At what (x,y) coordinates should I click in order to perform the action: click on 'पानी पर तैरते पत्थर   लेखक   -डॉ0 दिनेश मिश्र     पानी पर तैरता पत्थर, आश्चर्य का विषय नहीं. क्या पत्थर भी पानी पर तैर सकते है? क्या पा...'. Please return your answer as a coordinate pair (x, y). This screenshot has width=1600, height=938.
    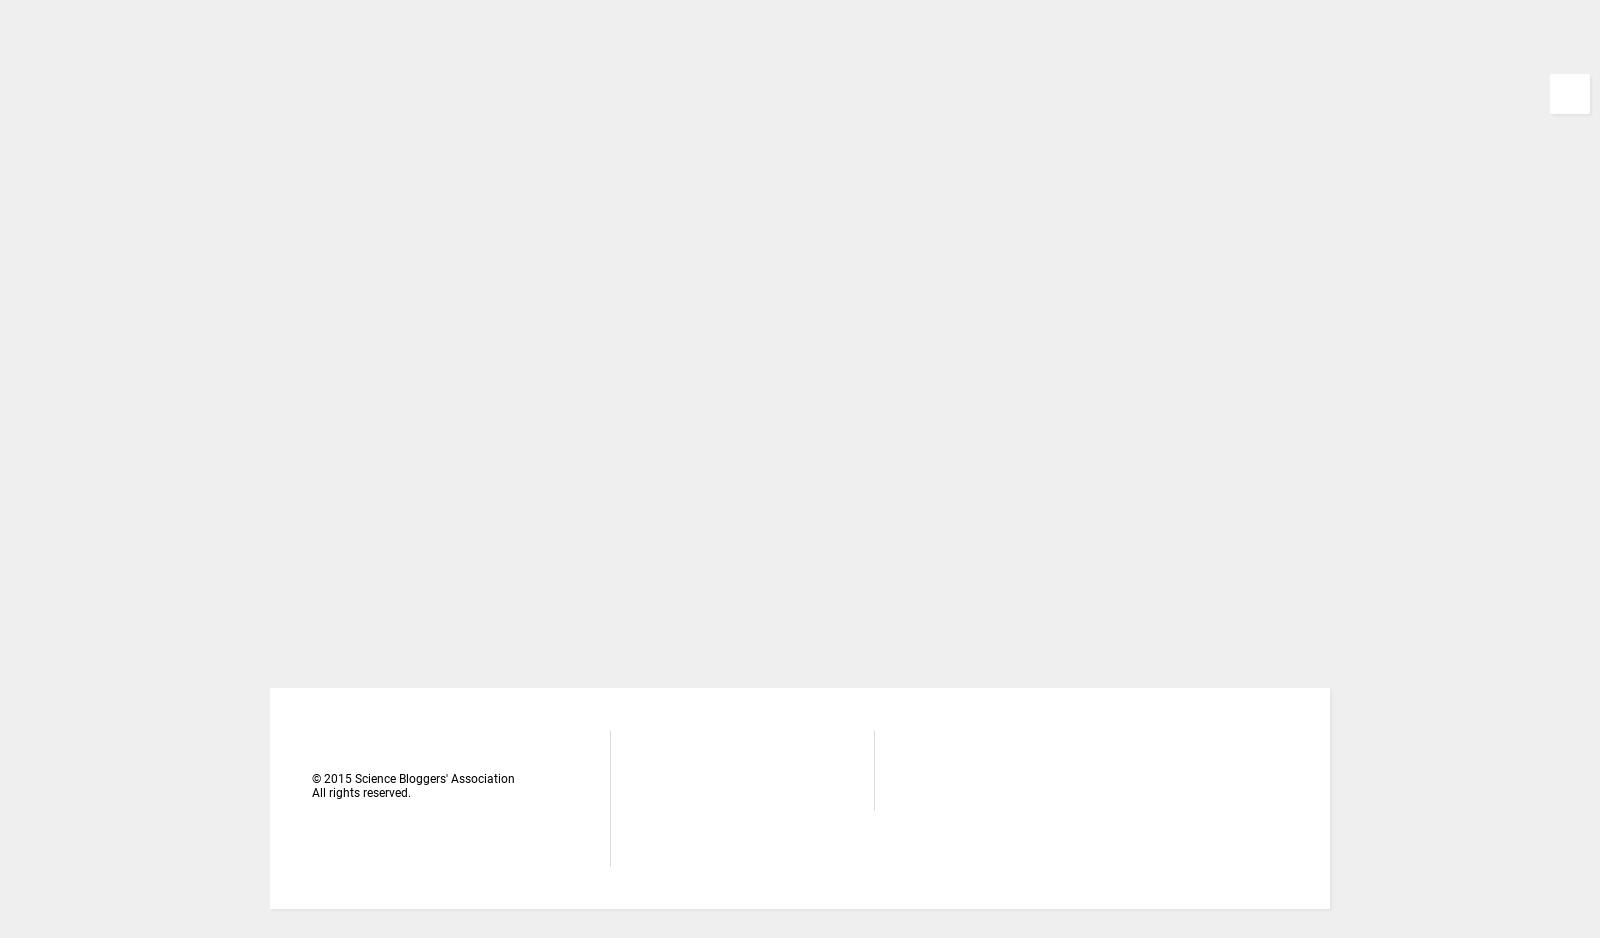
    Looking at the image, I should click on (1198, 157).